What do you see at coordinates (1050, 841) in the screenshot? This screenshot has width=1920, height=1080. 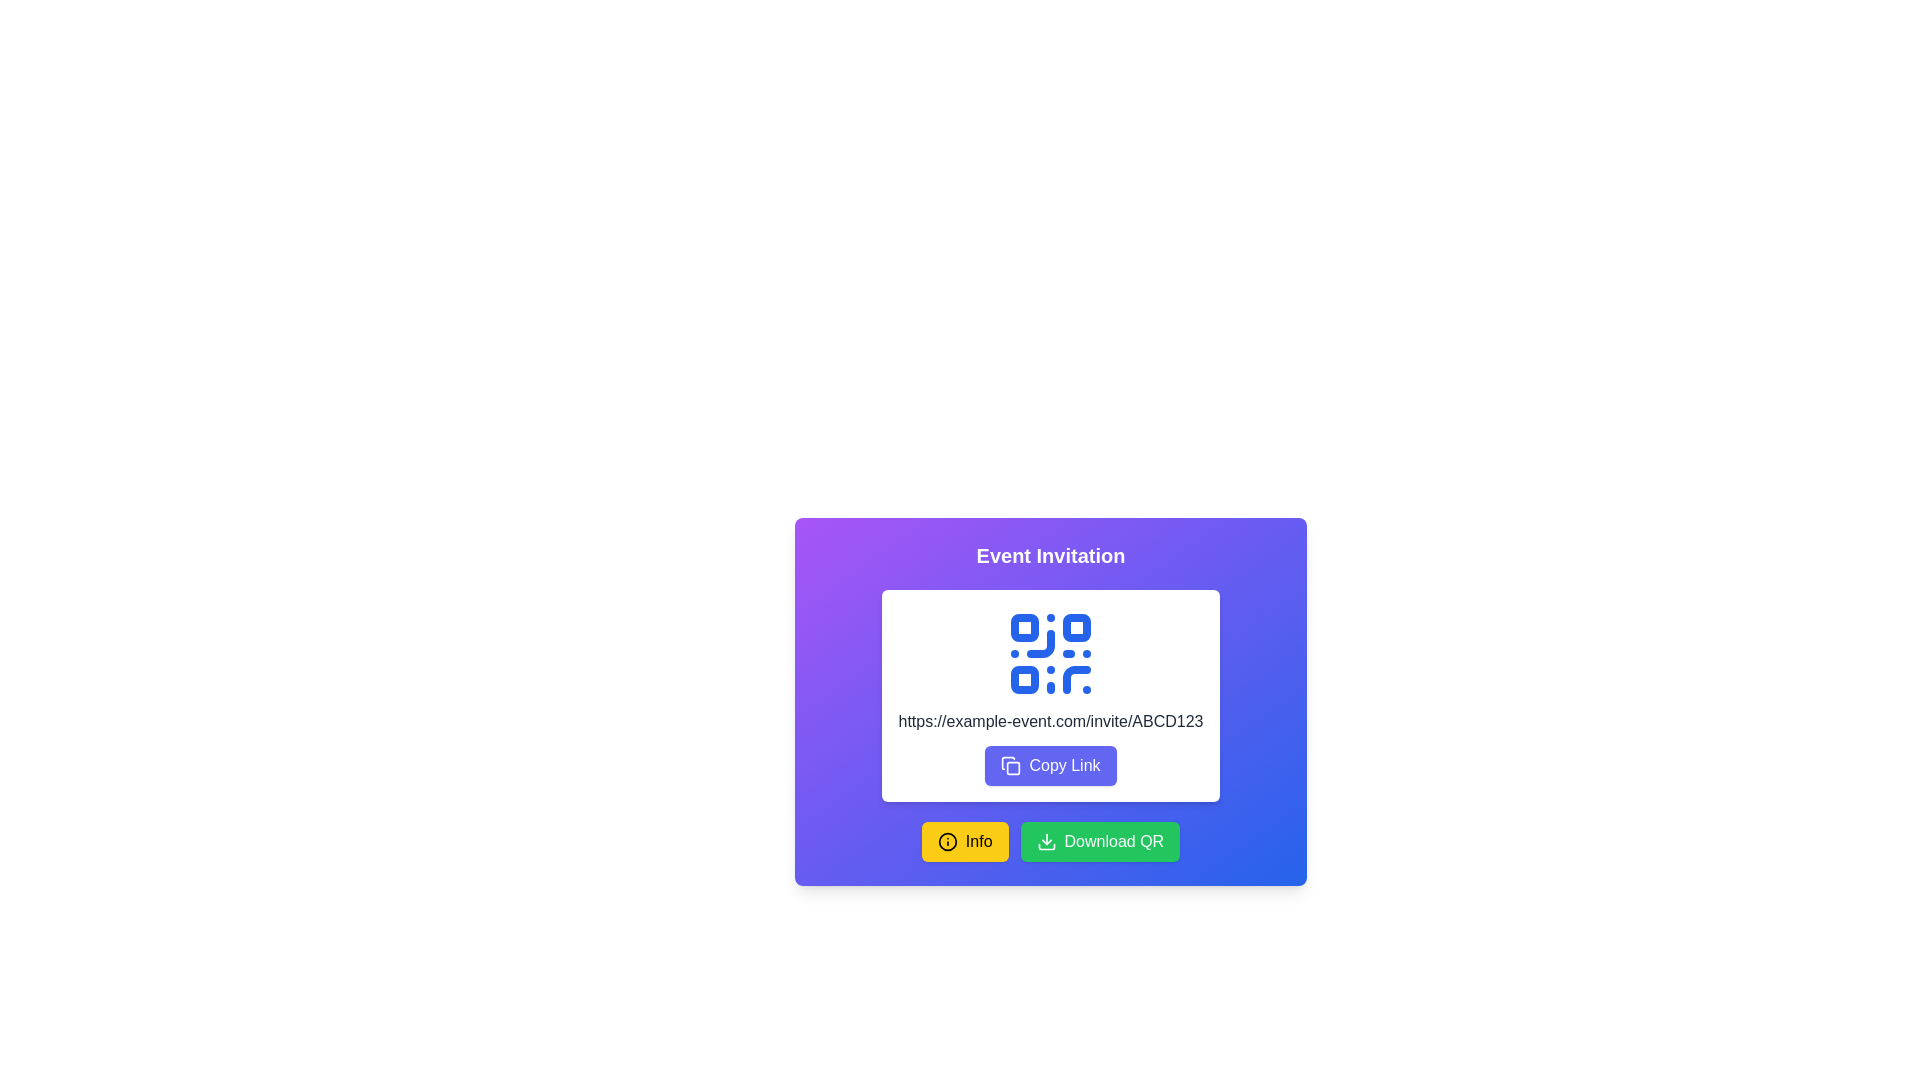 I see `the download button located at the bottom right corner of the panel, which allows users to download the associated QR code` at bounding box center [1050, 841].